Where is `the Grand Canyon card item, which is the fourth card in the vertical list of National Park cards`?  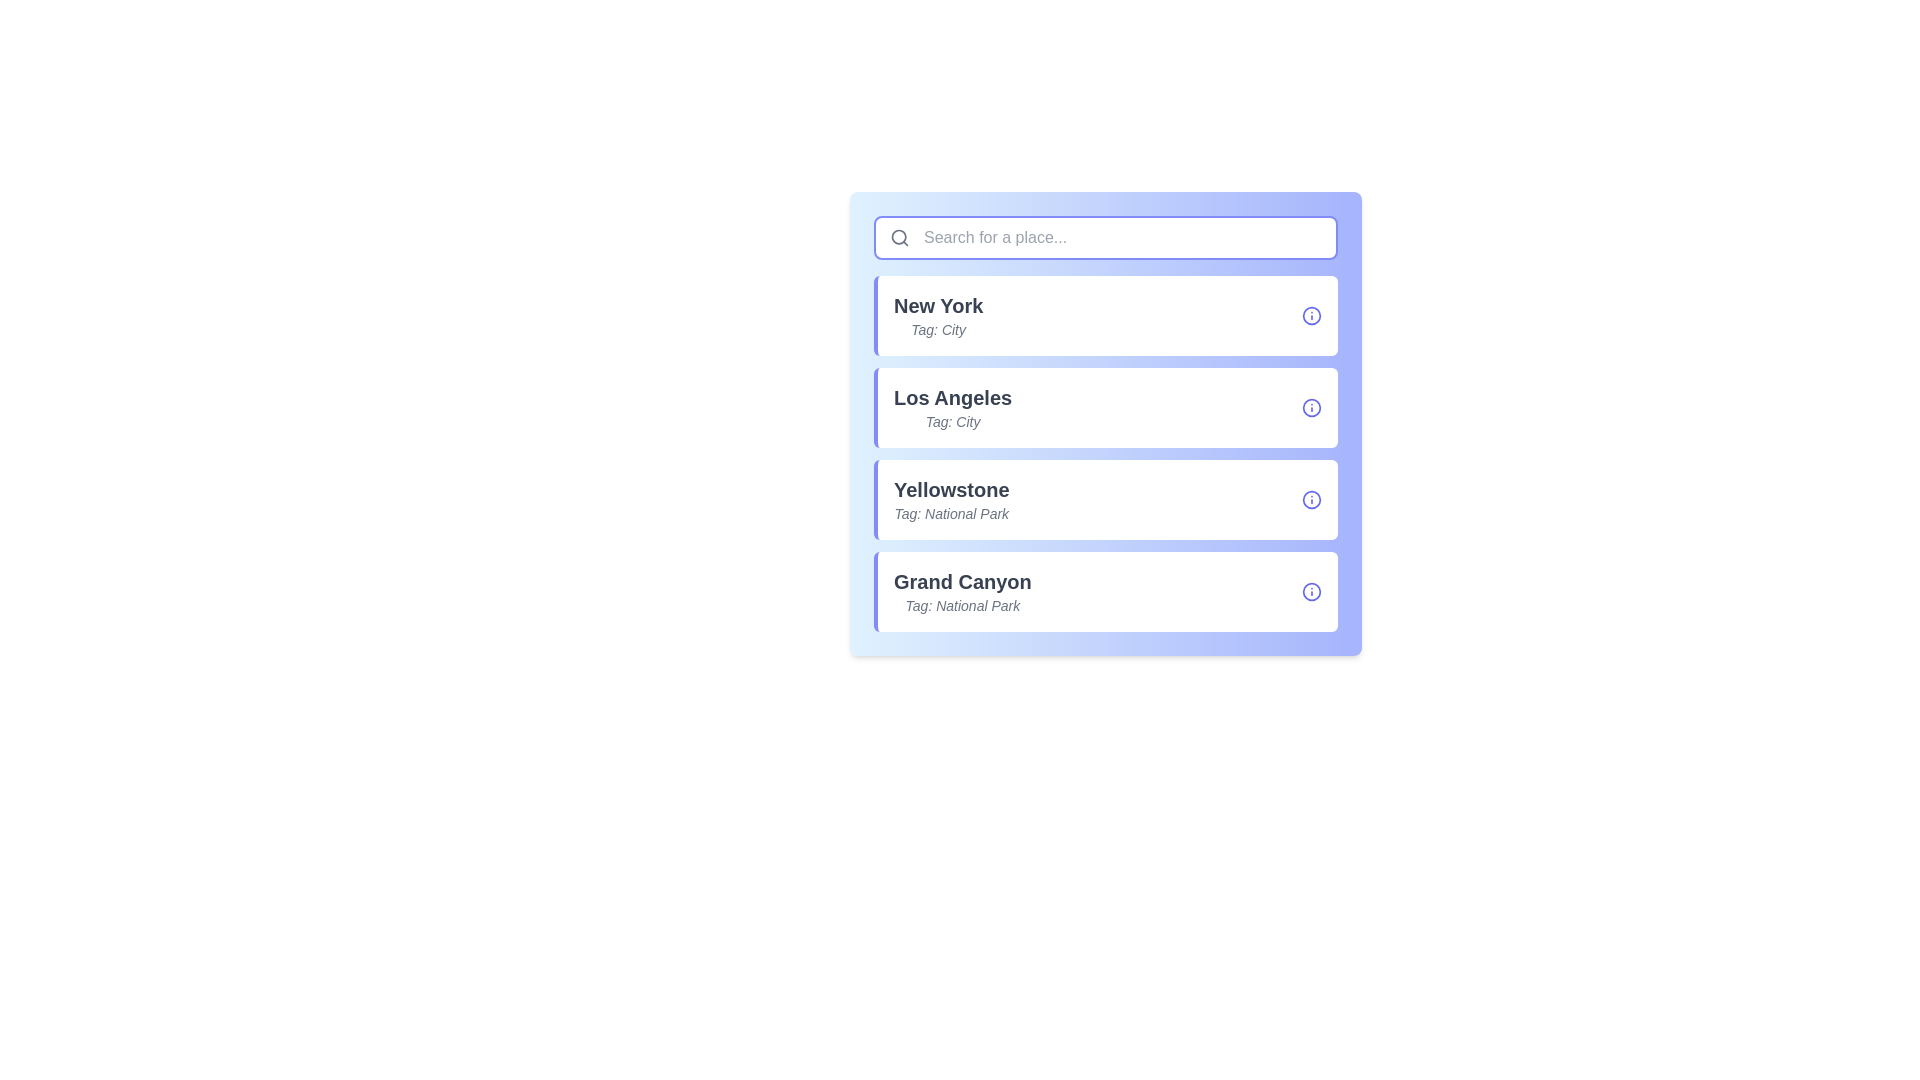
the Grand Canyon card item, which is the fourth card in the vertical list of National Park cards is located at coordinates (1104, 590).